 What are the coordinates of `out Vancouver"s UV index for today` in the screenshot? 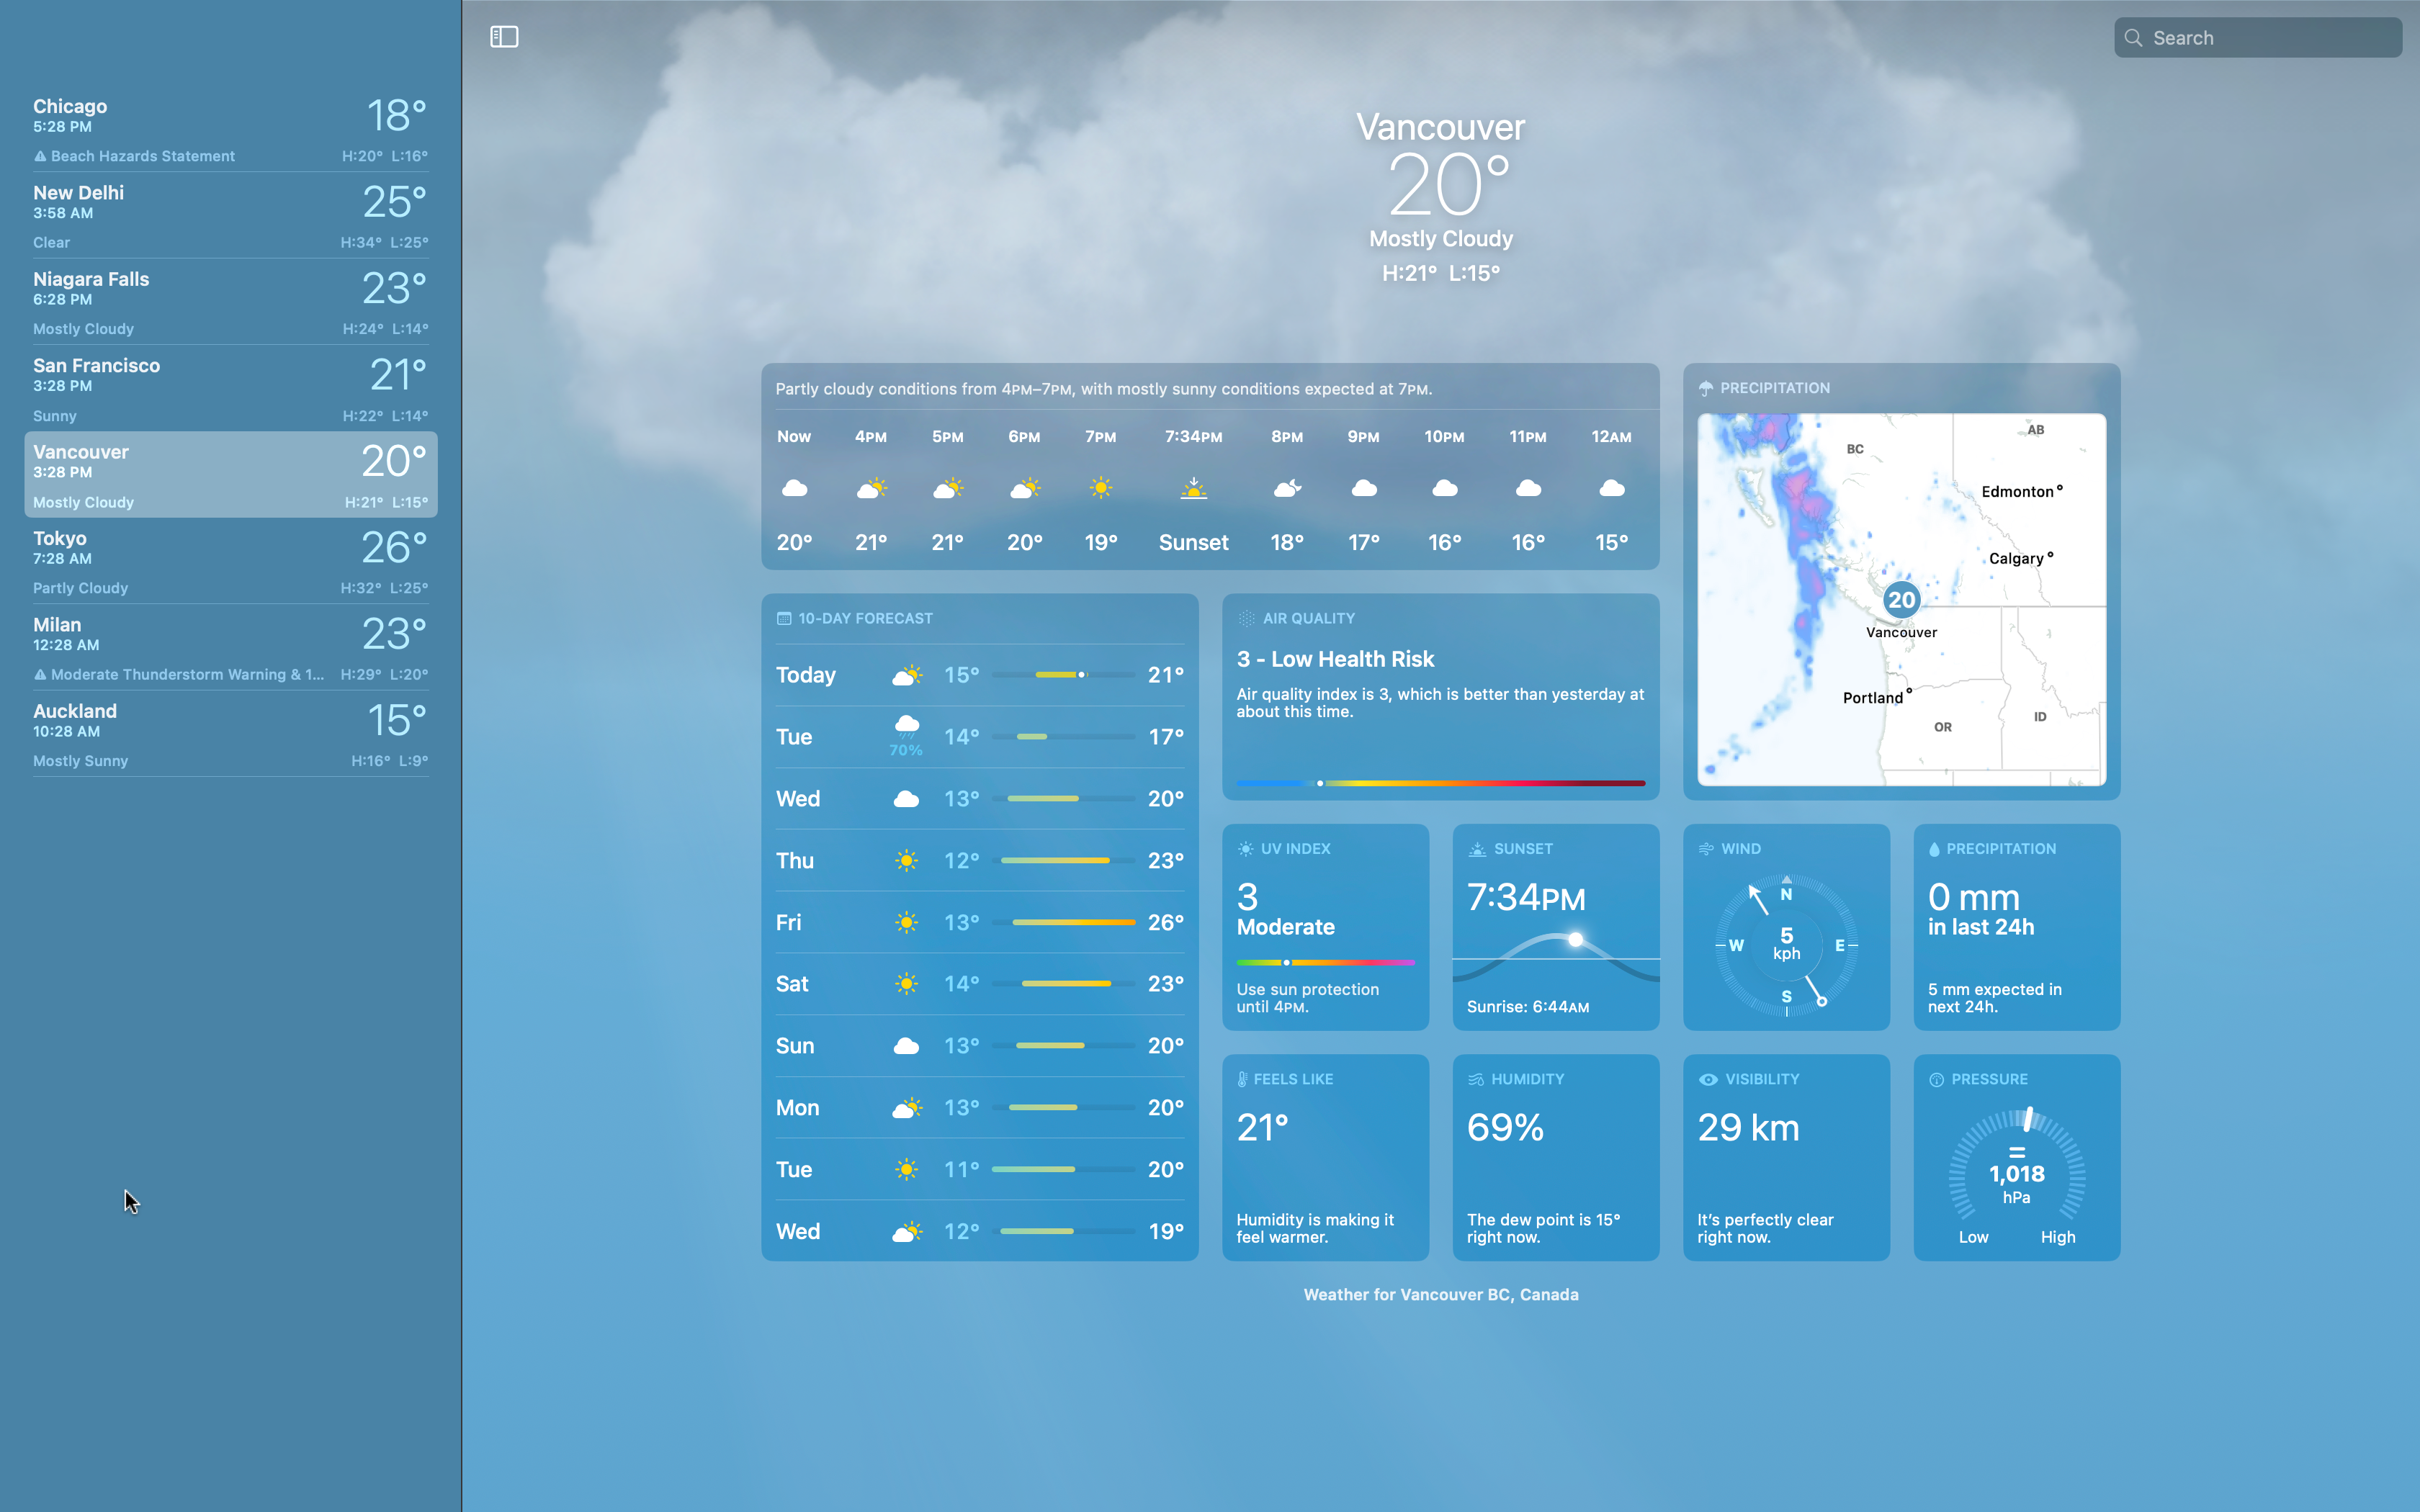 It's located at (1326, 926).